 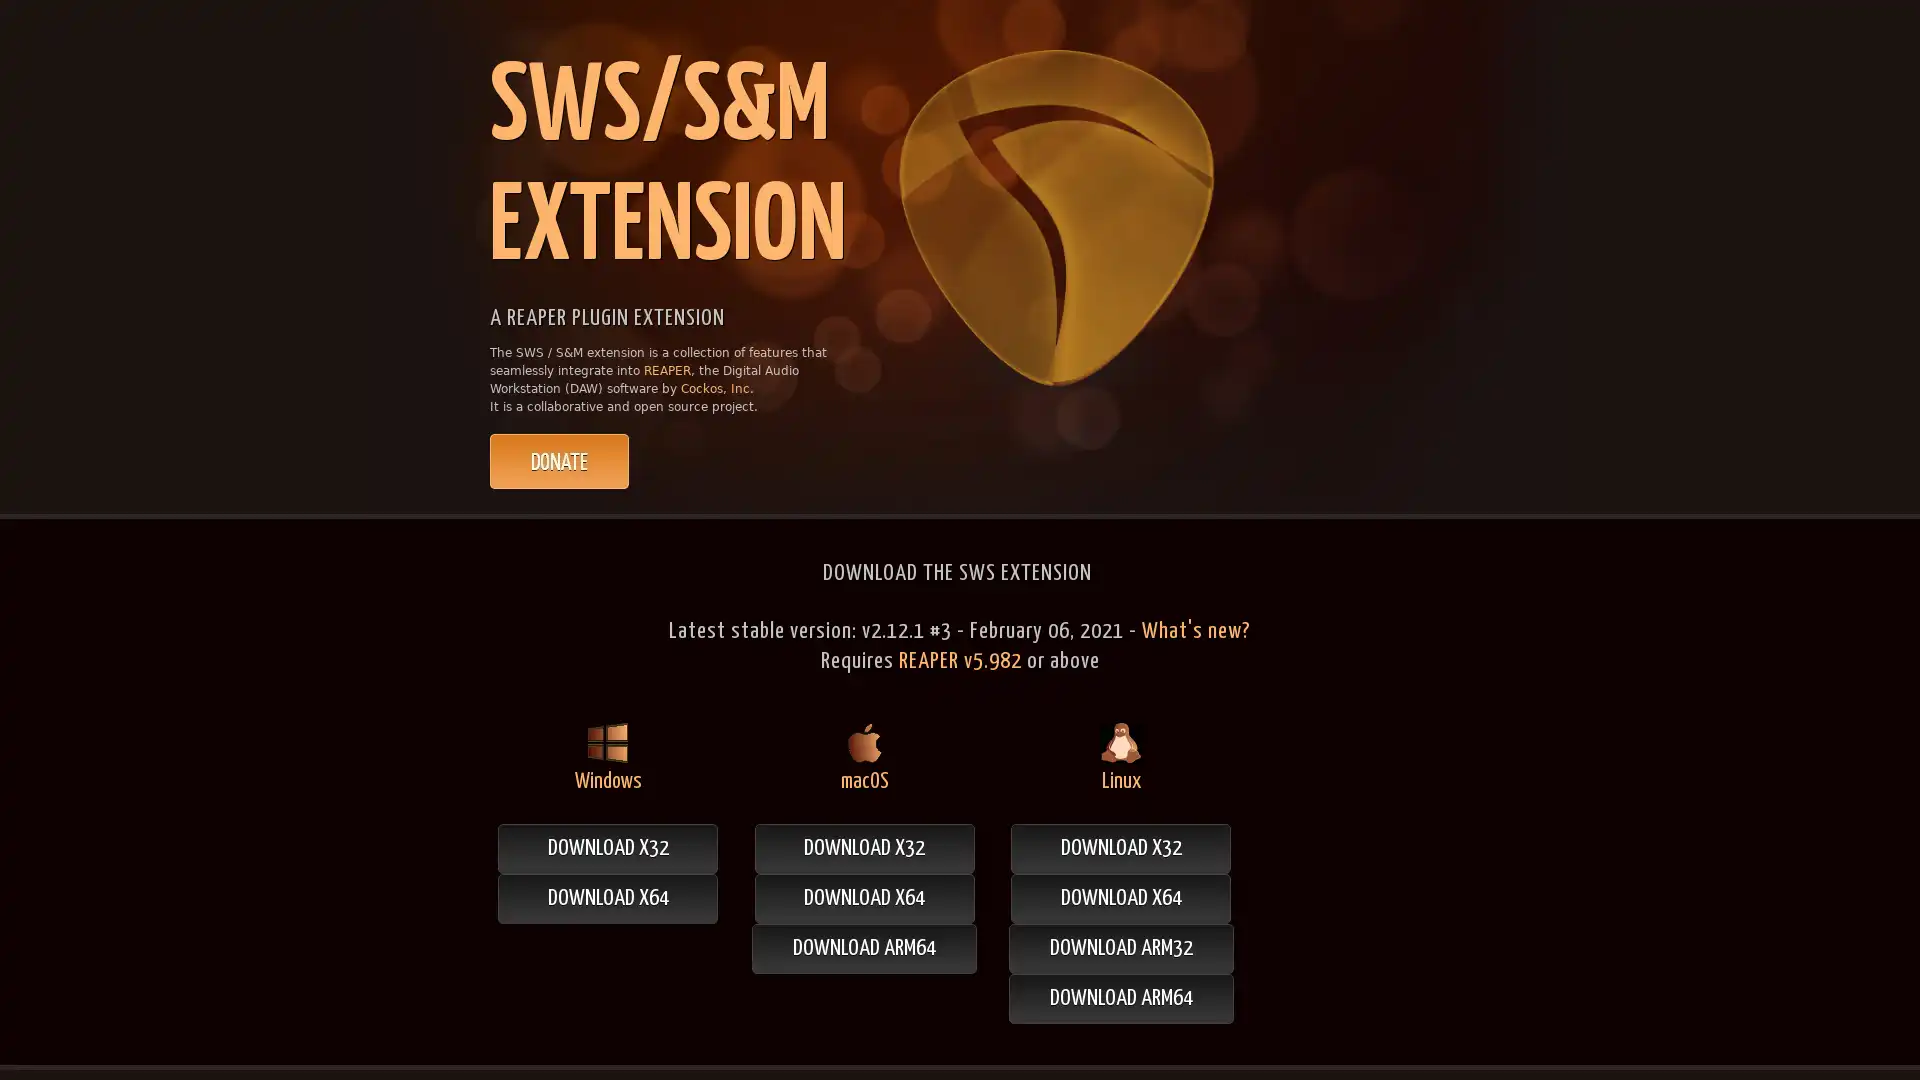 I want to click on DOWNLOAD ARM32, so click(x=1278, y=947).